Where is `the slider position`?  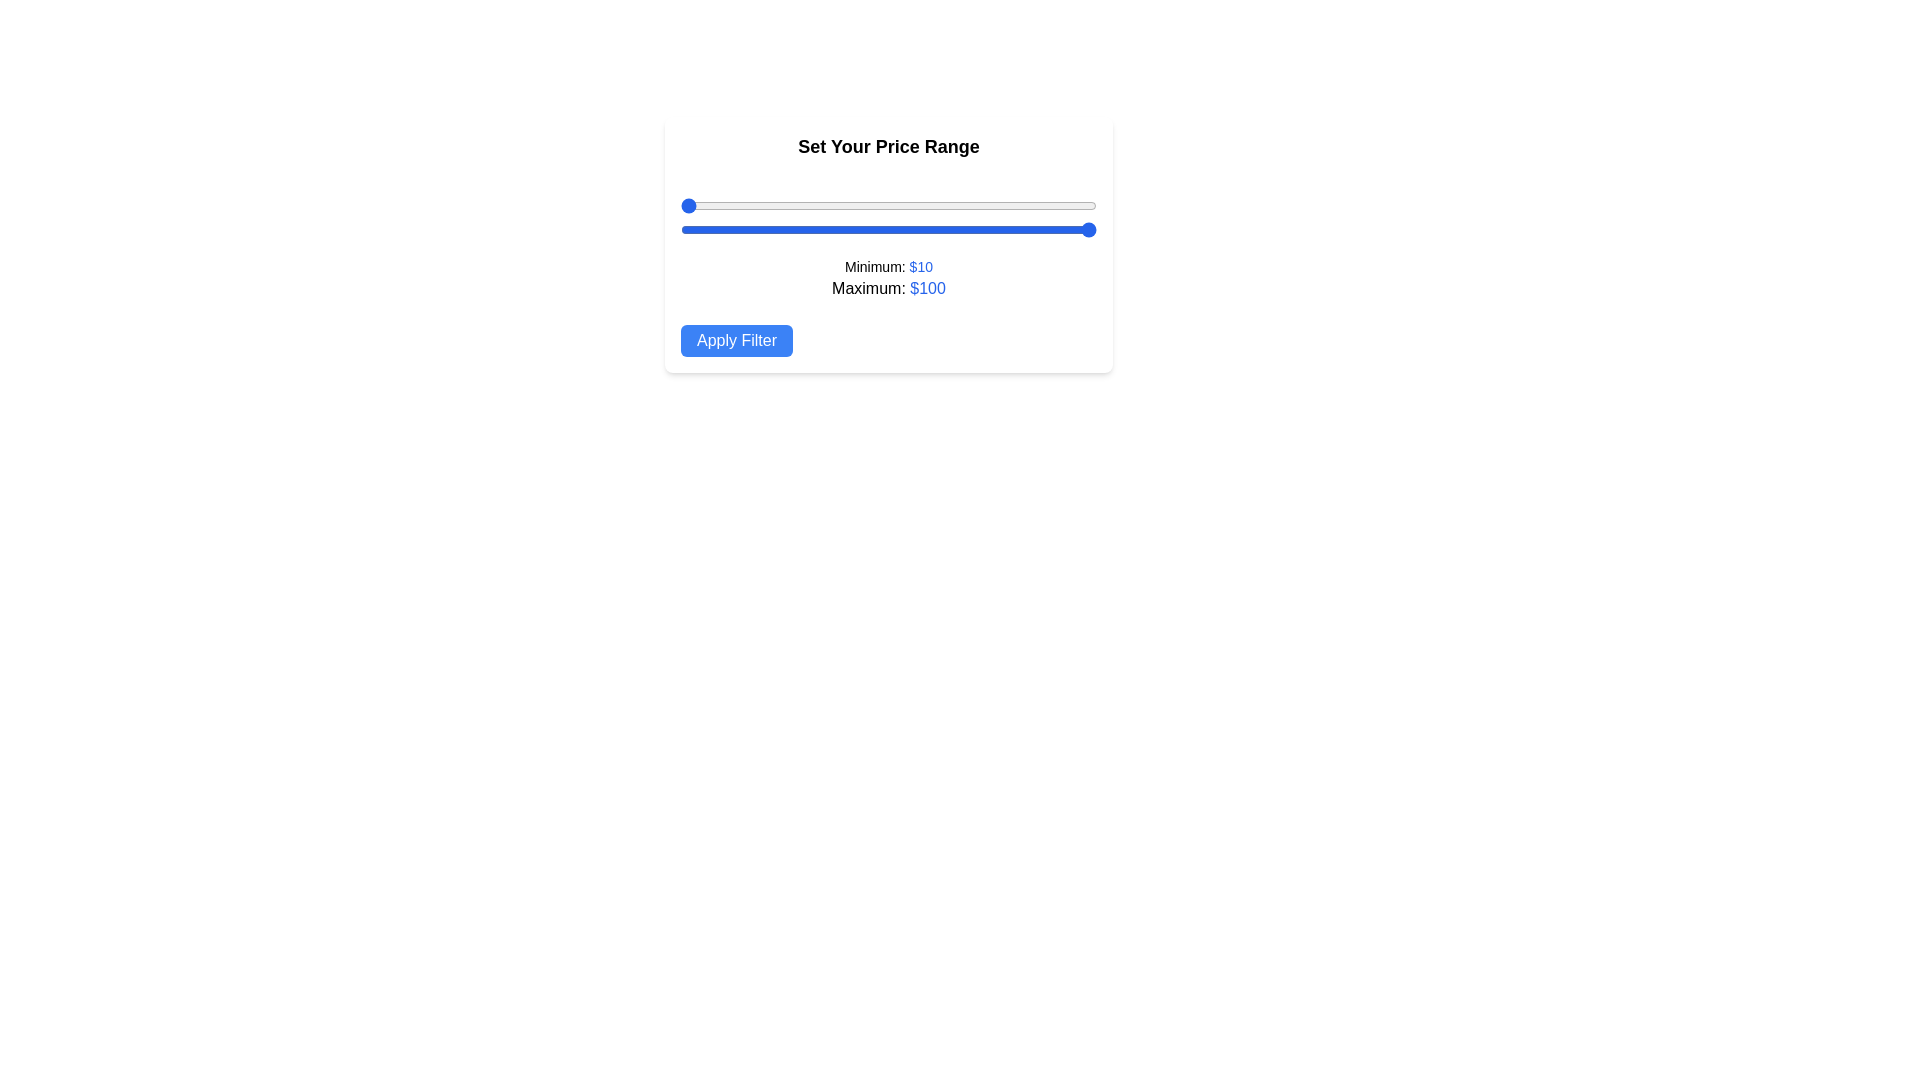
the slider position is located at coordinates (749, 205).